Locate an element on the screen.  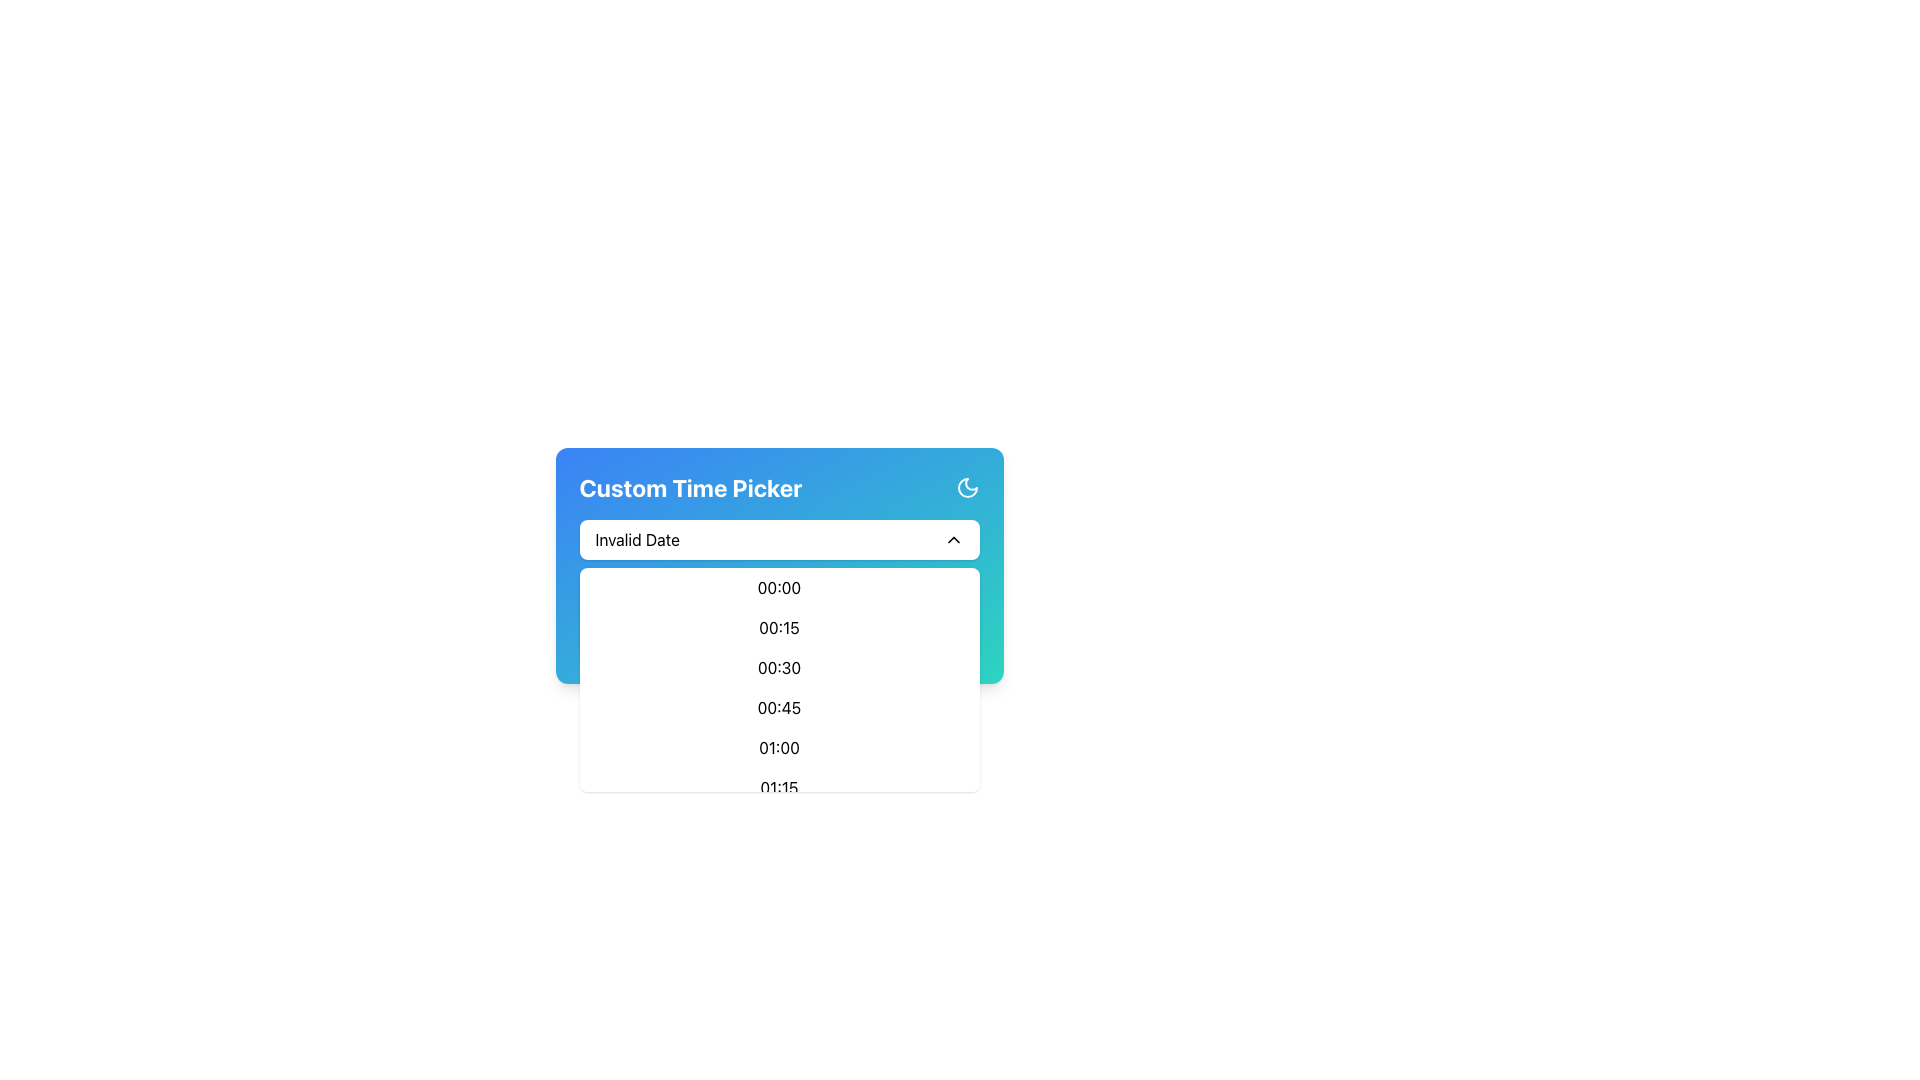
the list item displaying '00:15' in a black font within the dropdown list of the time picker is located at coordinates (778, 627).